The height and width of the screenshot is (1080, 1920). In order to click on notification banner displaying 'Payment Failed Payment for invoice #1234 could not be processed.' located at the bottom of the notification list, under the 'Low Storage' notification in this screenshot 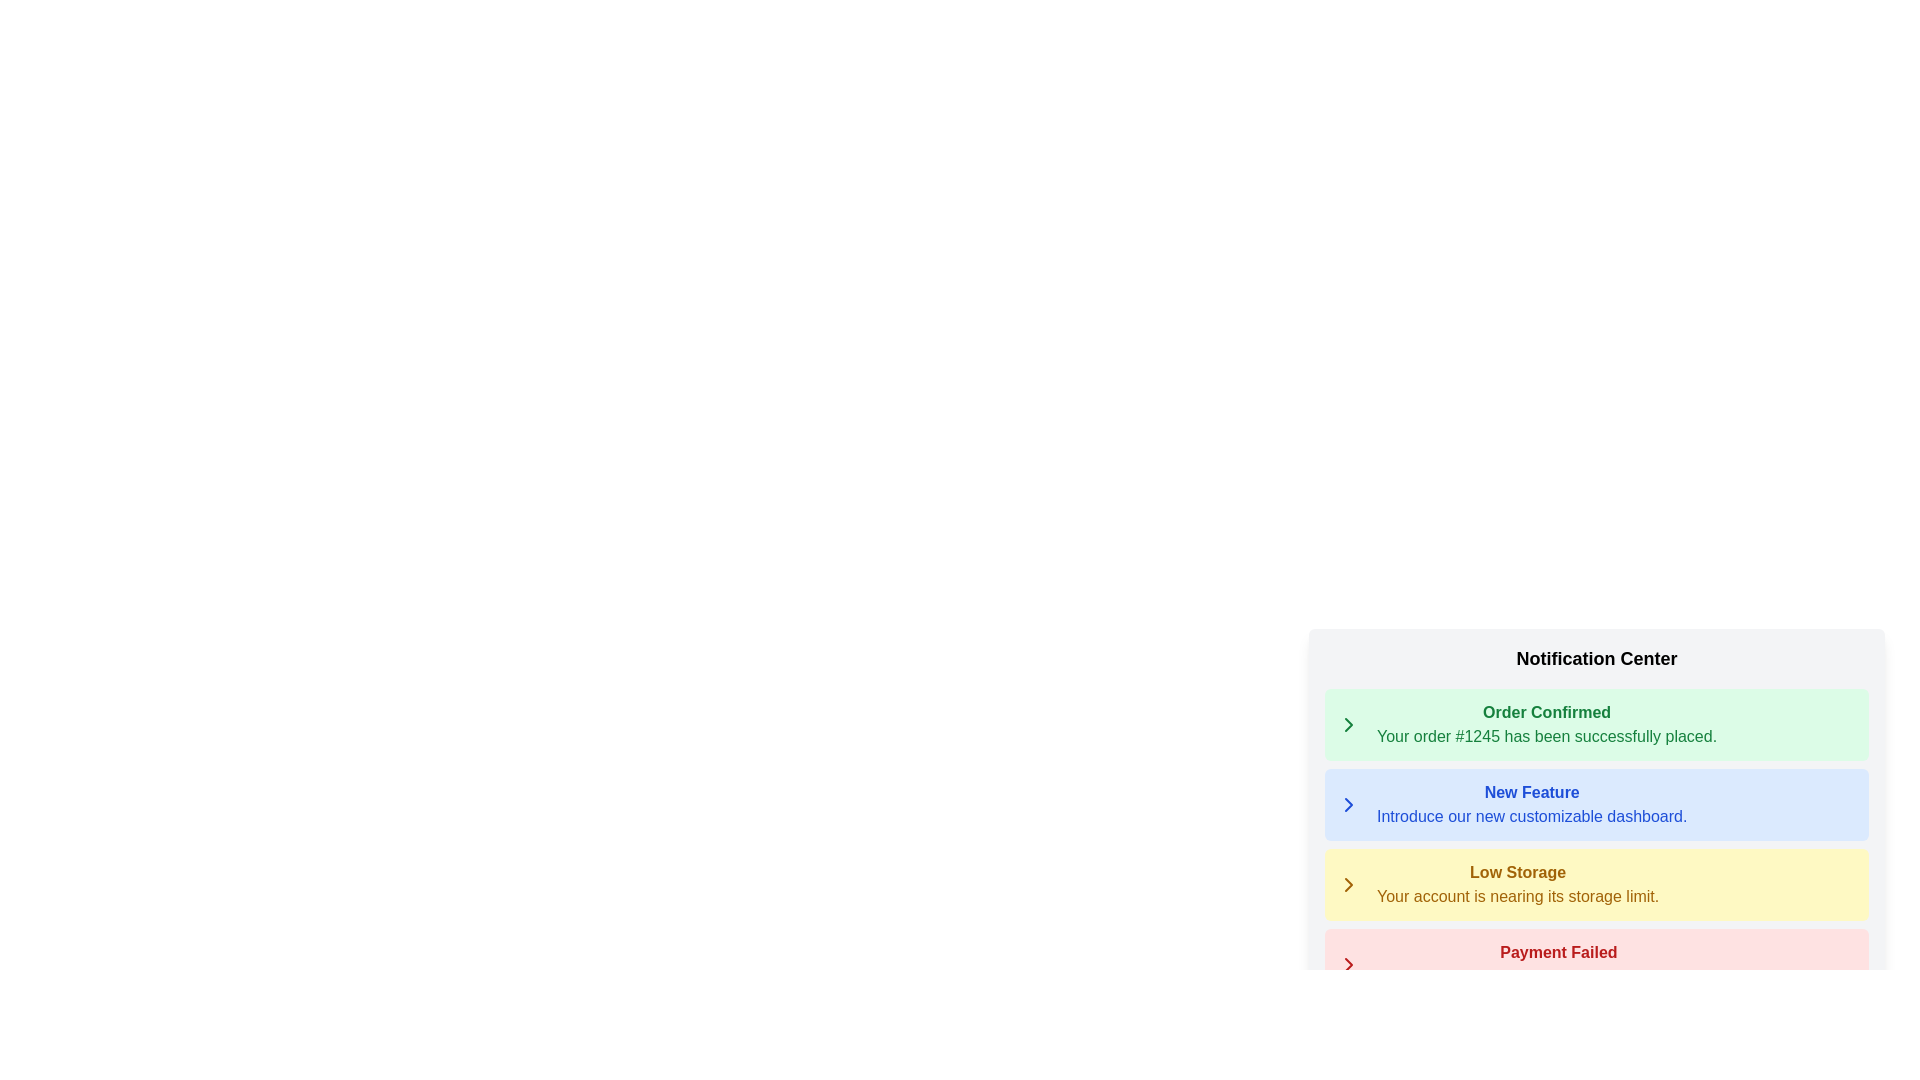, I will do `click(1557, 963)`.